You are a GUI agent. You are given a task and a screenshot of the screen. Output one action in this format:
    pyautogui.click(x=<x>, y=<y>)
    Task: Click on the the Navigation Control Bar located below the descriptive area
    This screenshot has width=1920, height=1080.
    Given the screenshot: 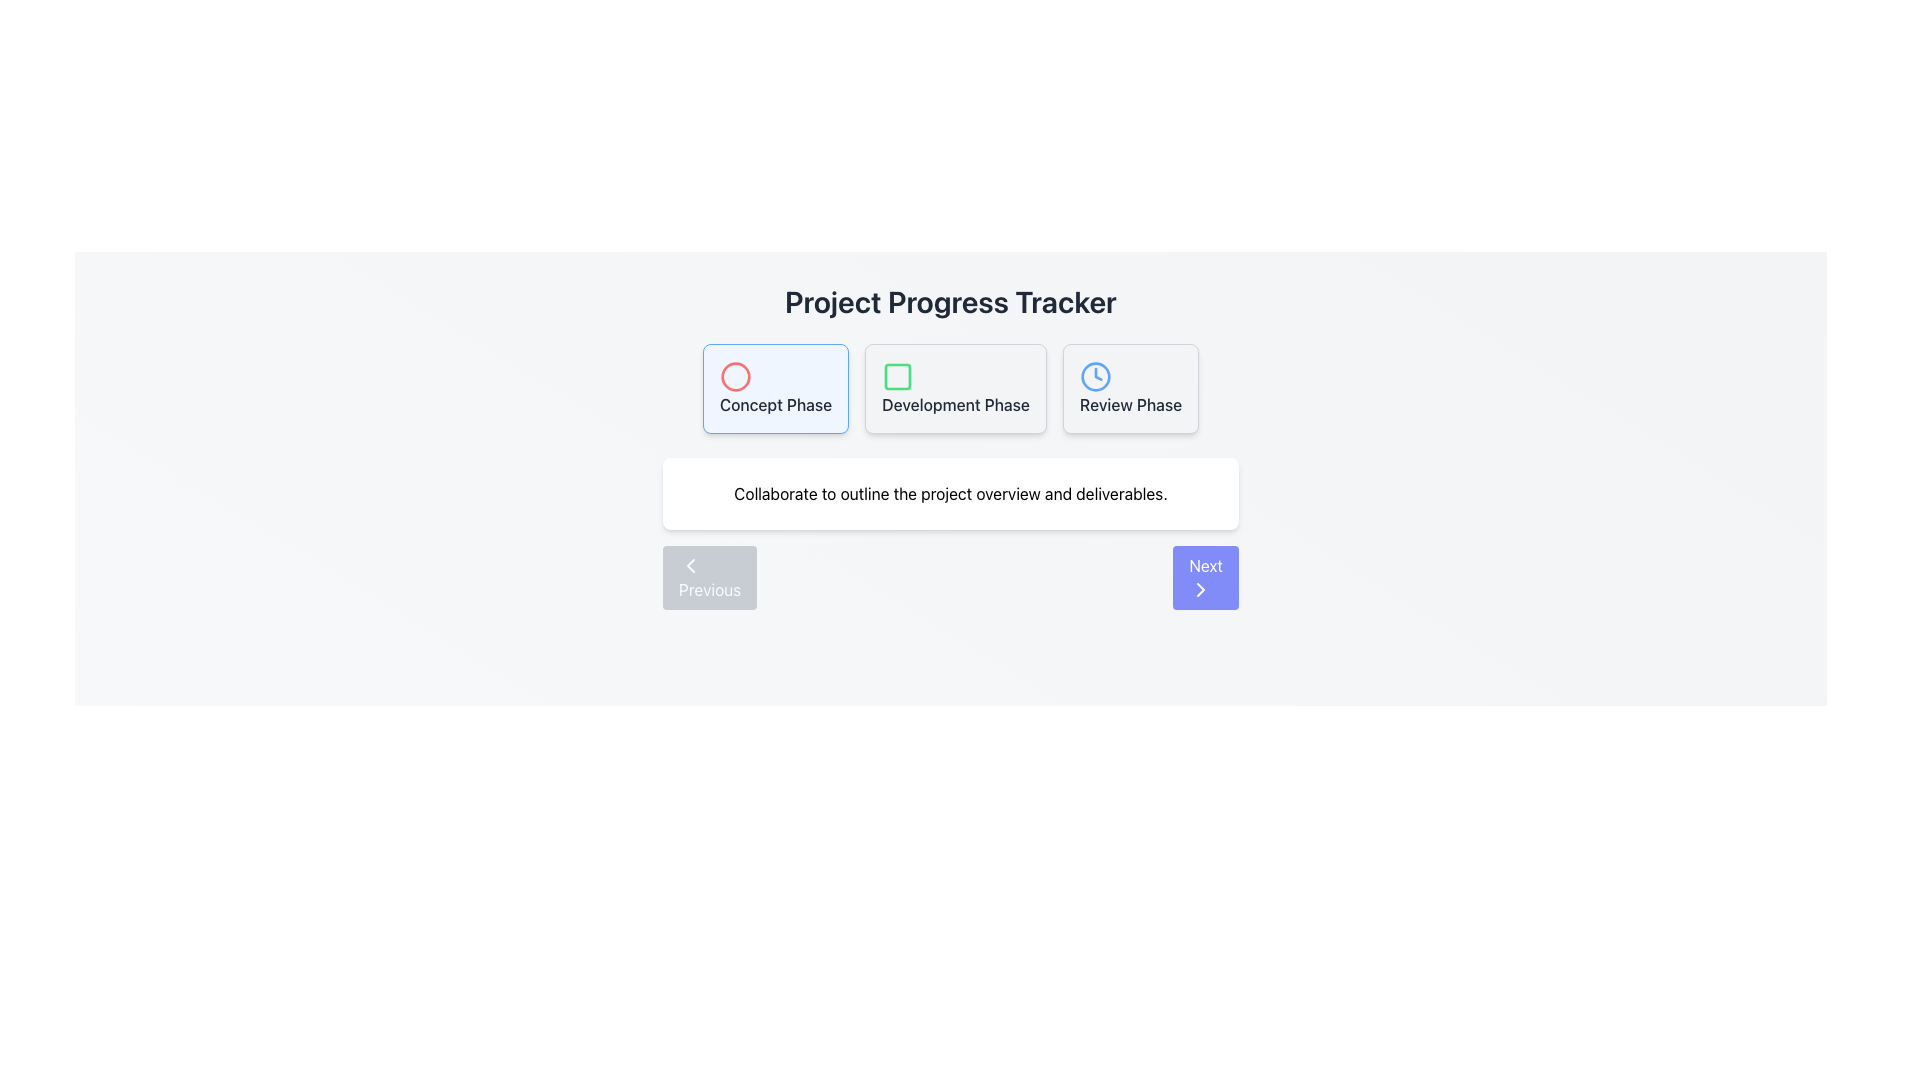 What is the action you would take?
    pyautogui.click(x=949, y=578)
    